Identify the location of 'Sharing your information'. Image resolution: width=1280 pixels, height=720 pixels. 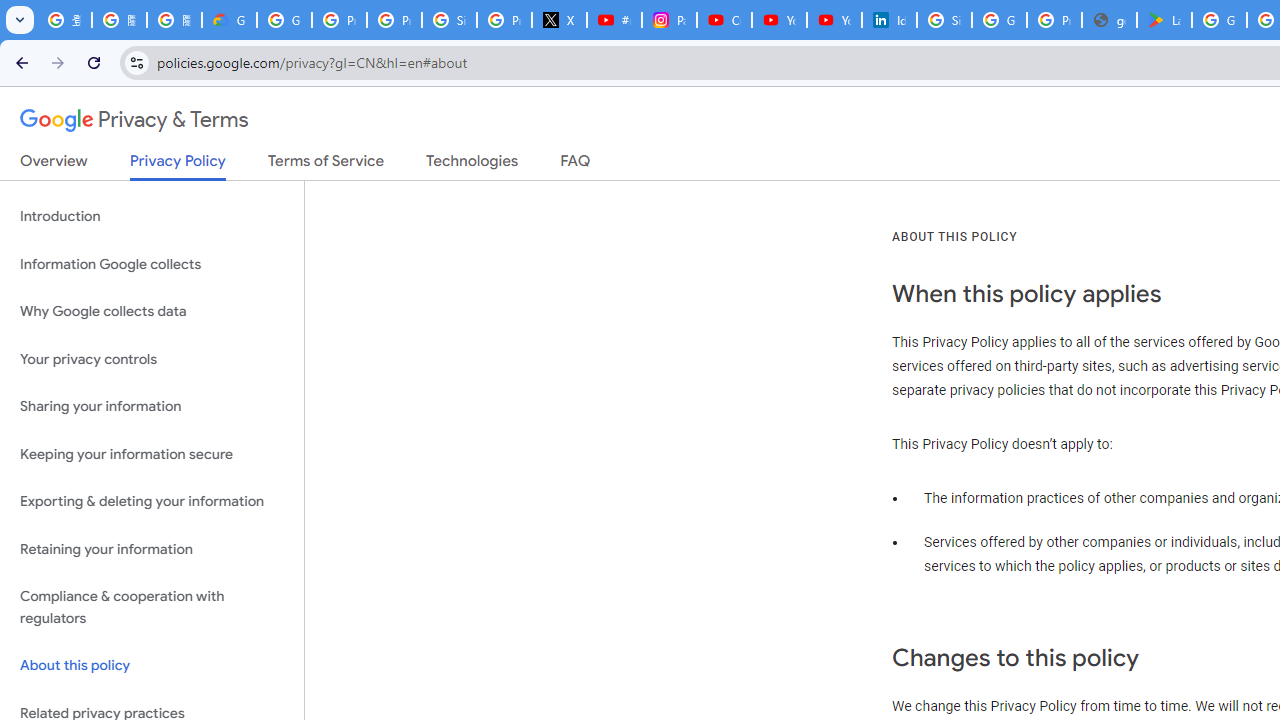
(151, 406).